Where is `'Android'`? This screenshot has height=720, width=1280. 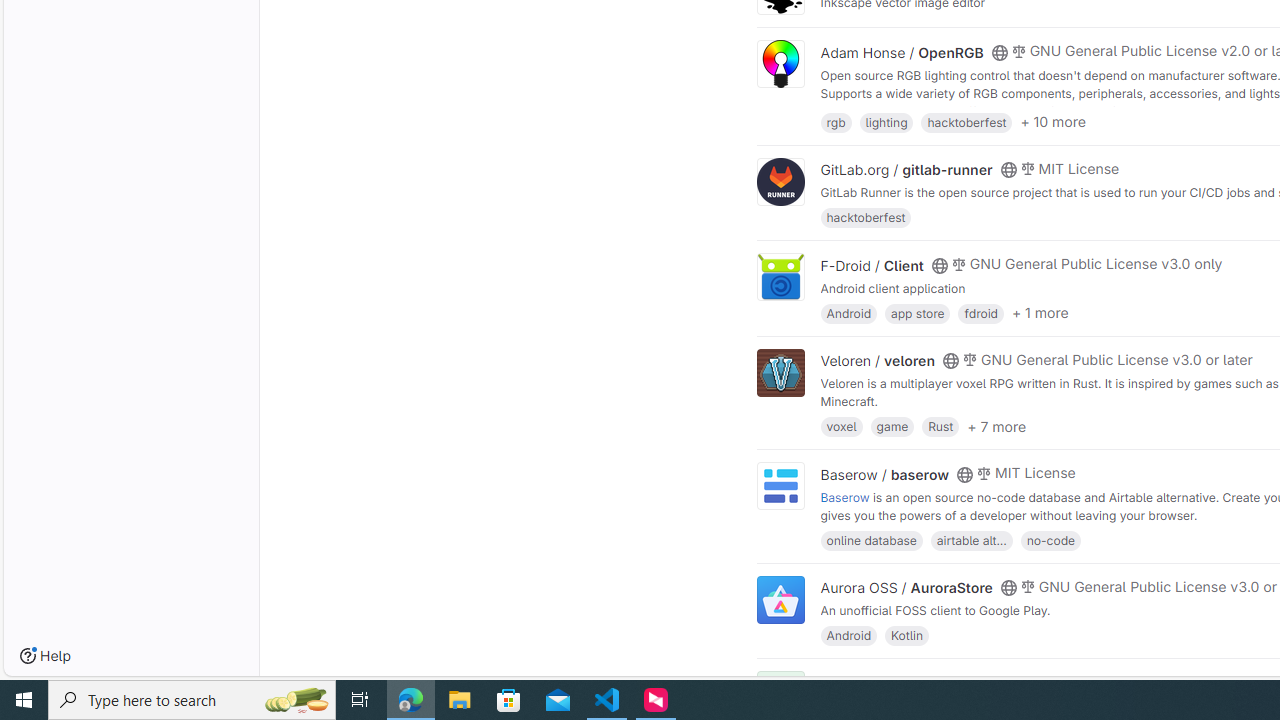 'Android' is located at coordinates (848, 635).